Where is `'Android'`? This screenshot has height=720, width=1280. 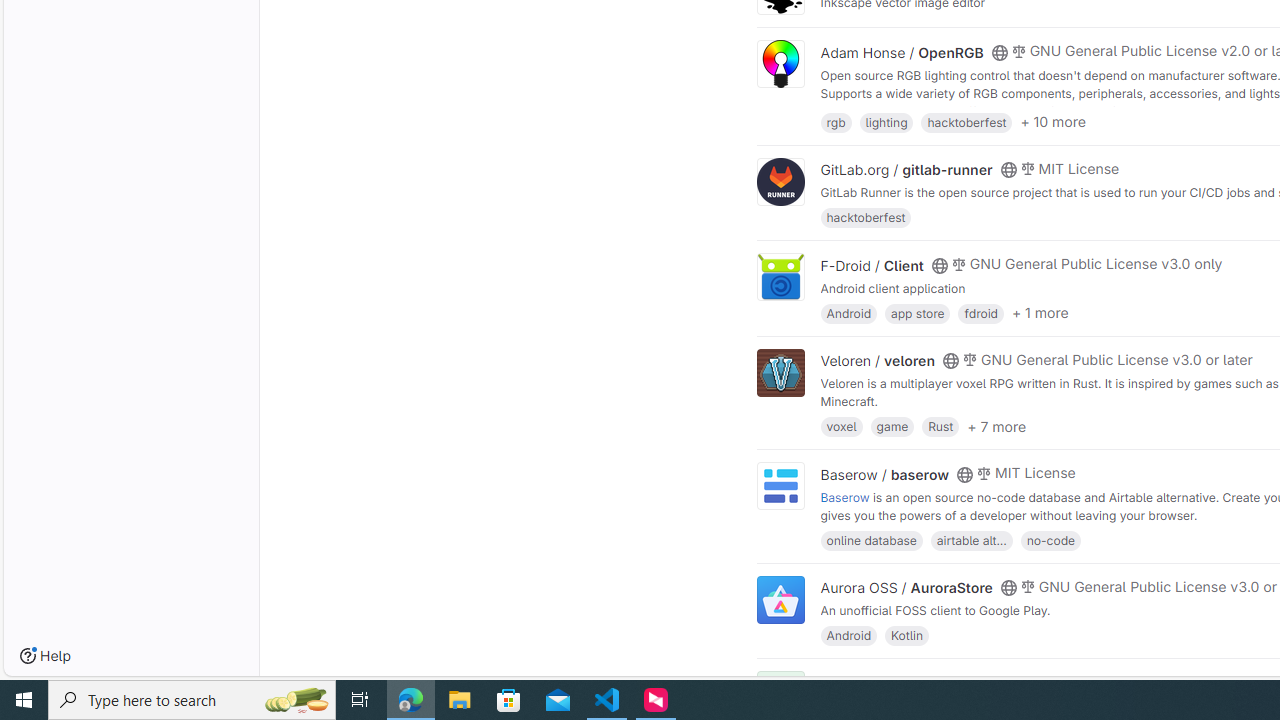 'Android' is located at coordinates (848, 635).